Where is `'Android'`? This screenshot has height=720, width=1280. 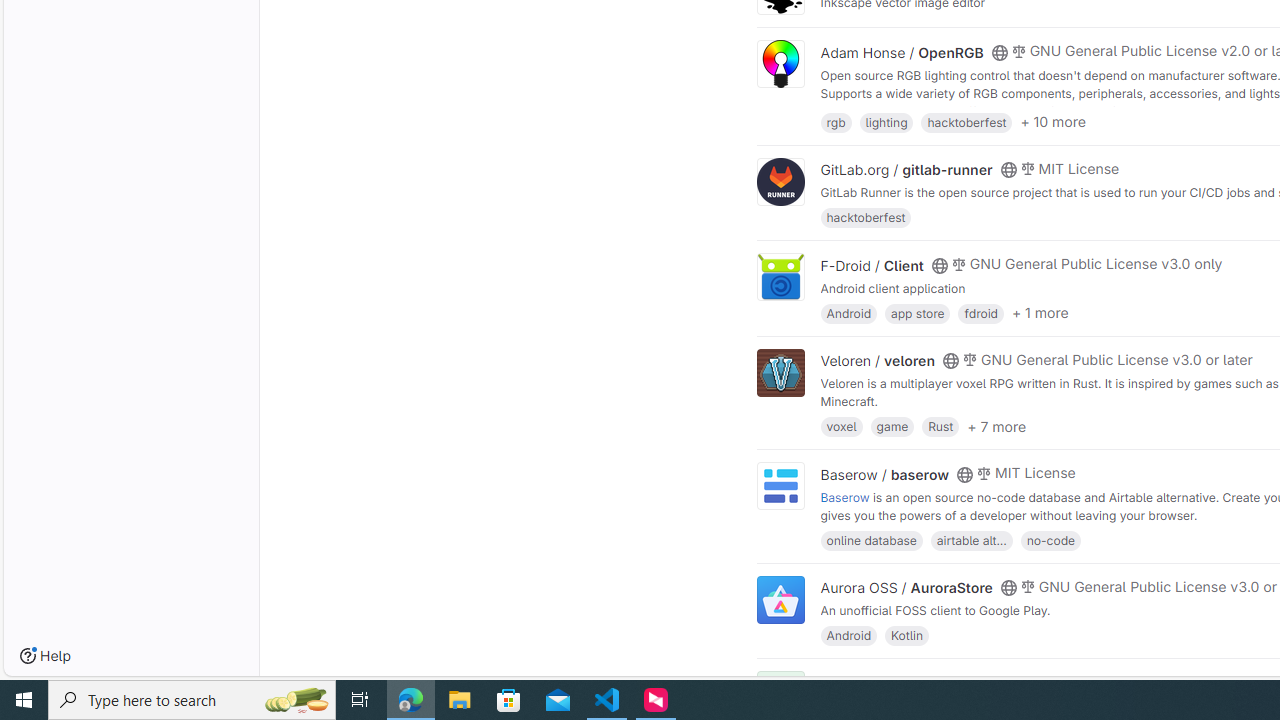 'Android' is located at coordinates (848, 635).